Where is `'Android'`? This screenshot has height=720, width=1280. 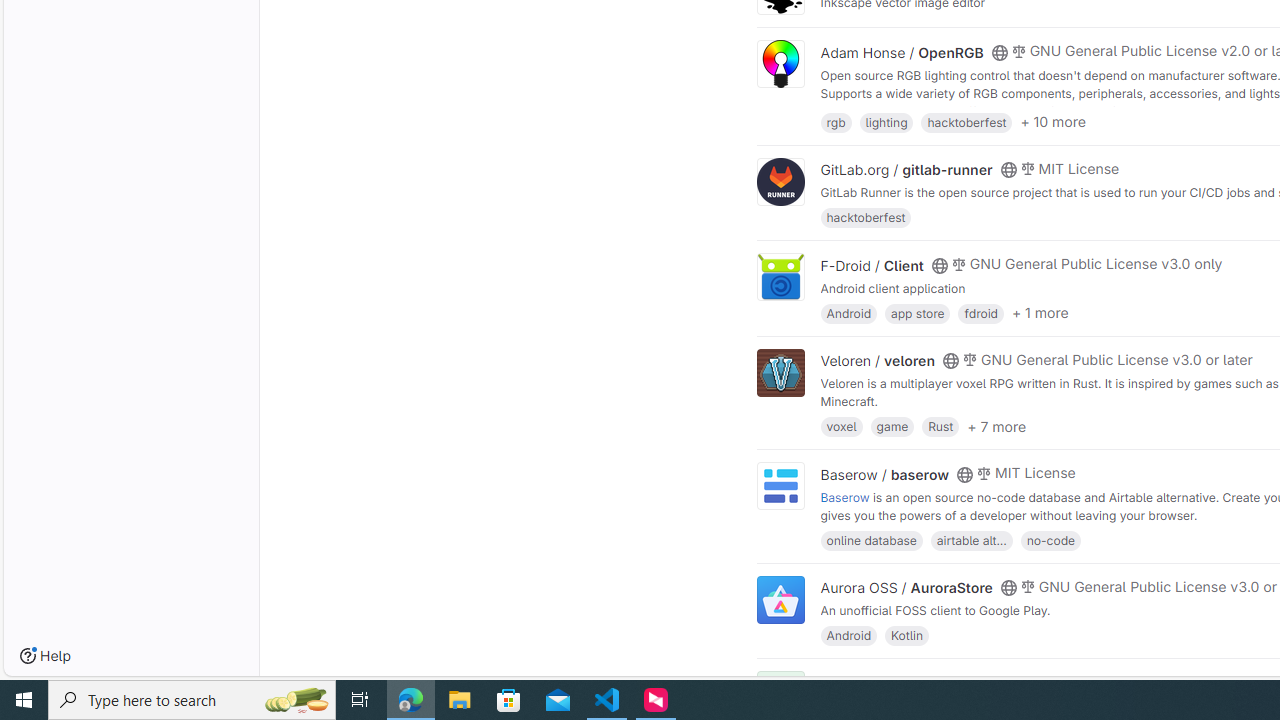 'Android' is located at coordinates (848, 635).